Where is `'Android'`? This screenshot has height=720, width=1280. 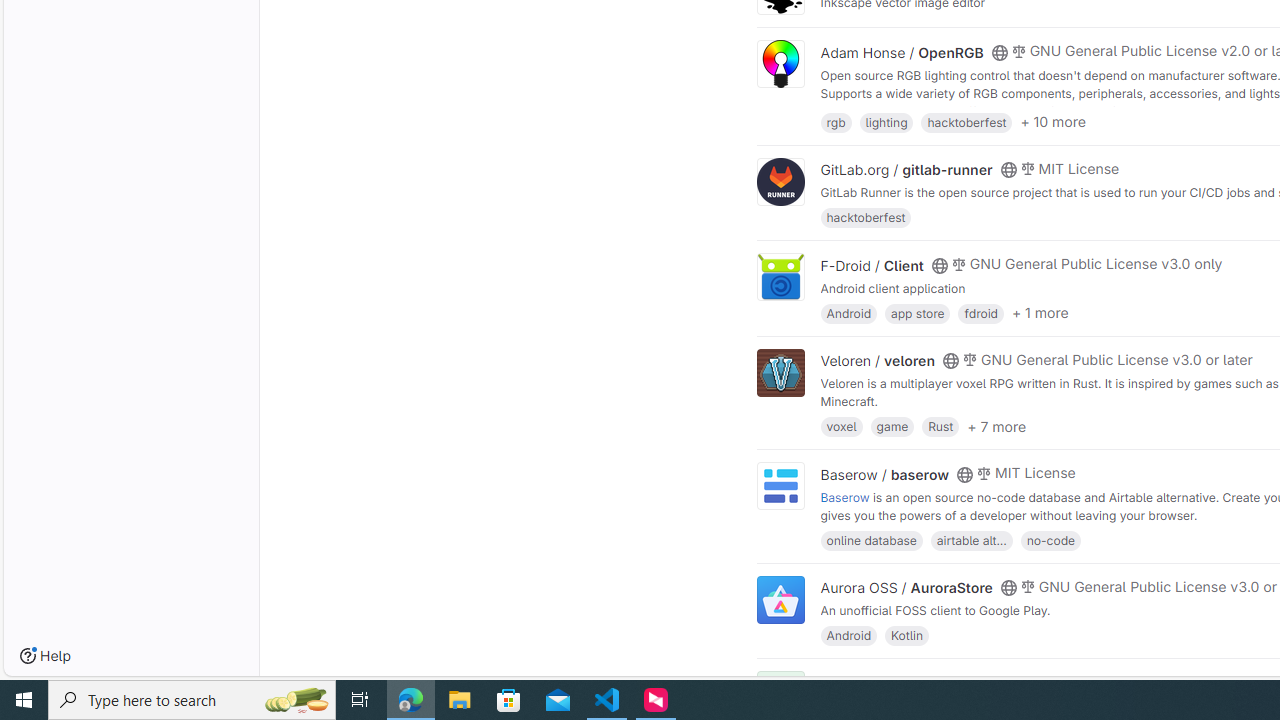 'Android' is located at coordinates (848, 635).